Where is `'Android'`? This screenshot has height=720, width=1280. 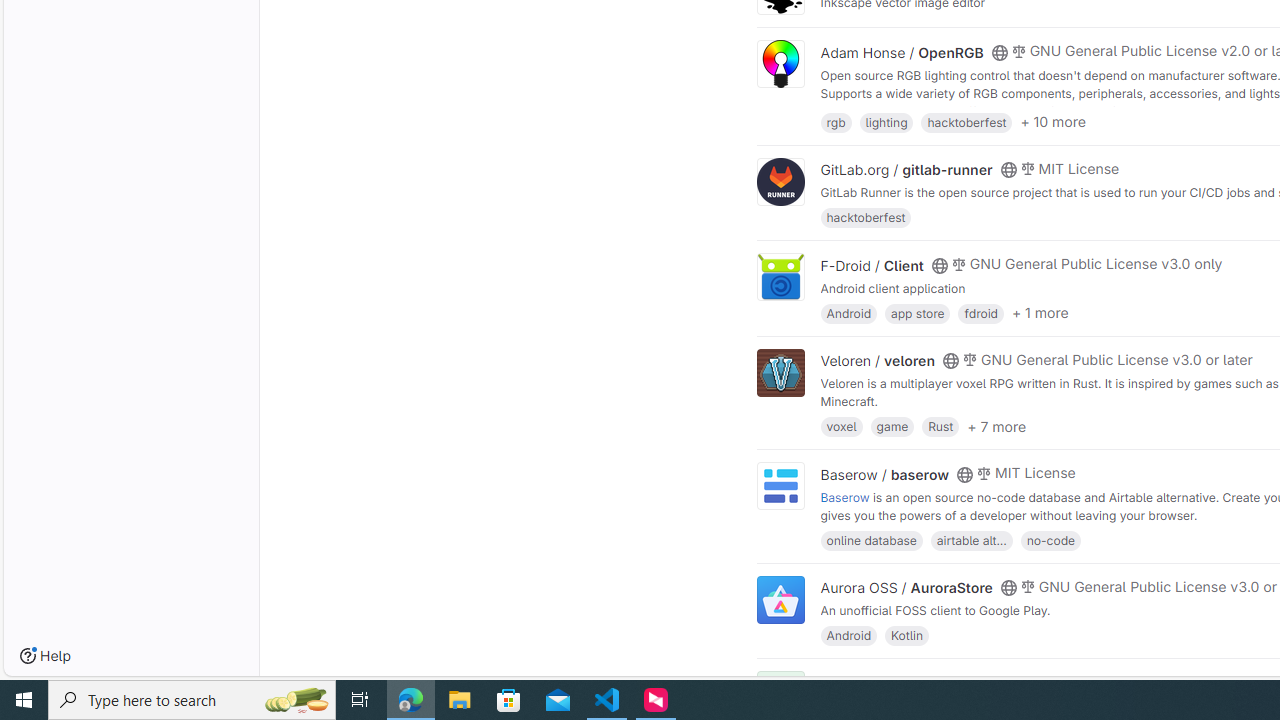 'Android' is located at coordinates (848, 635).